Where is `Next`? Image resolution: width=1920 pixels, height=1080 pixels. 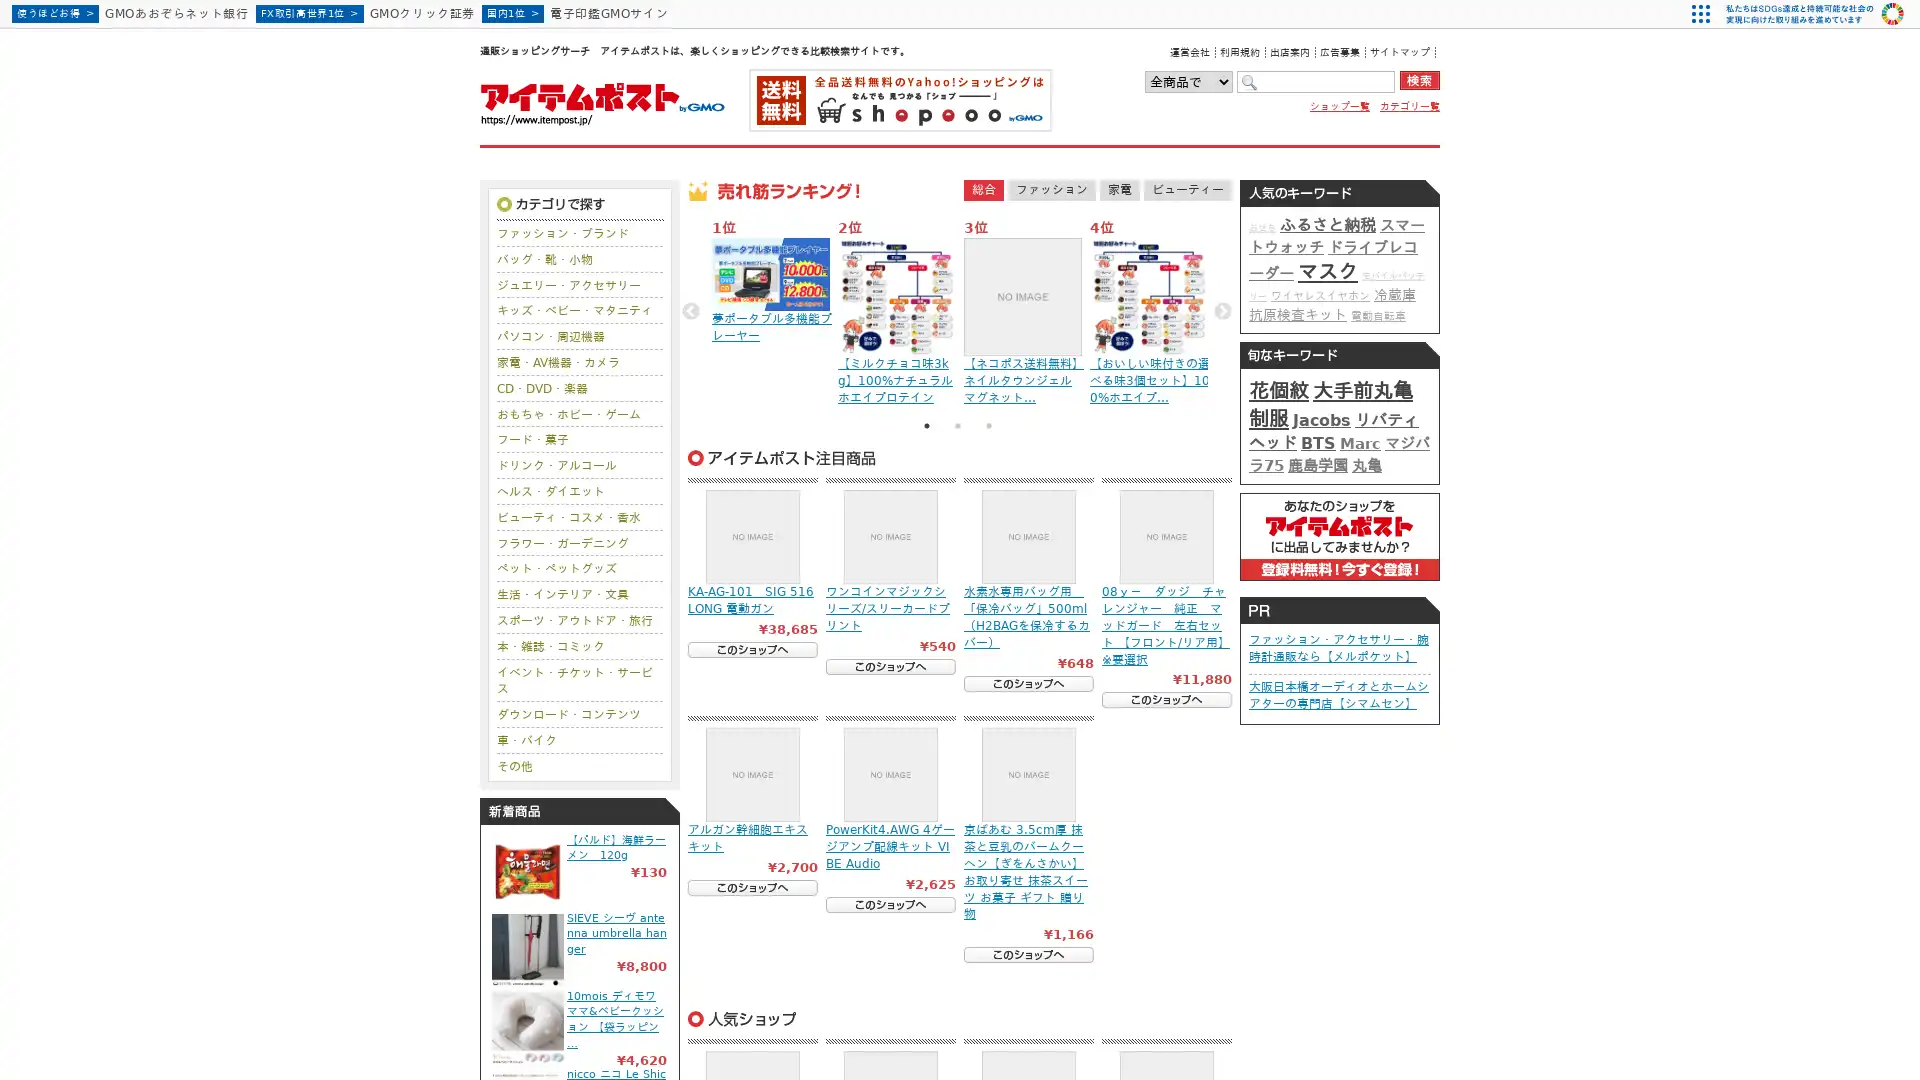 Next is located at coordinates (1222, 312).